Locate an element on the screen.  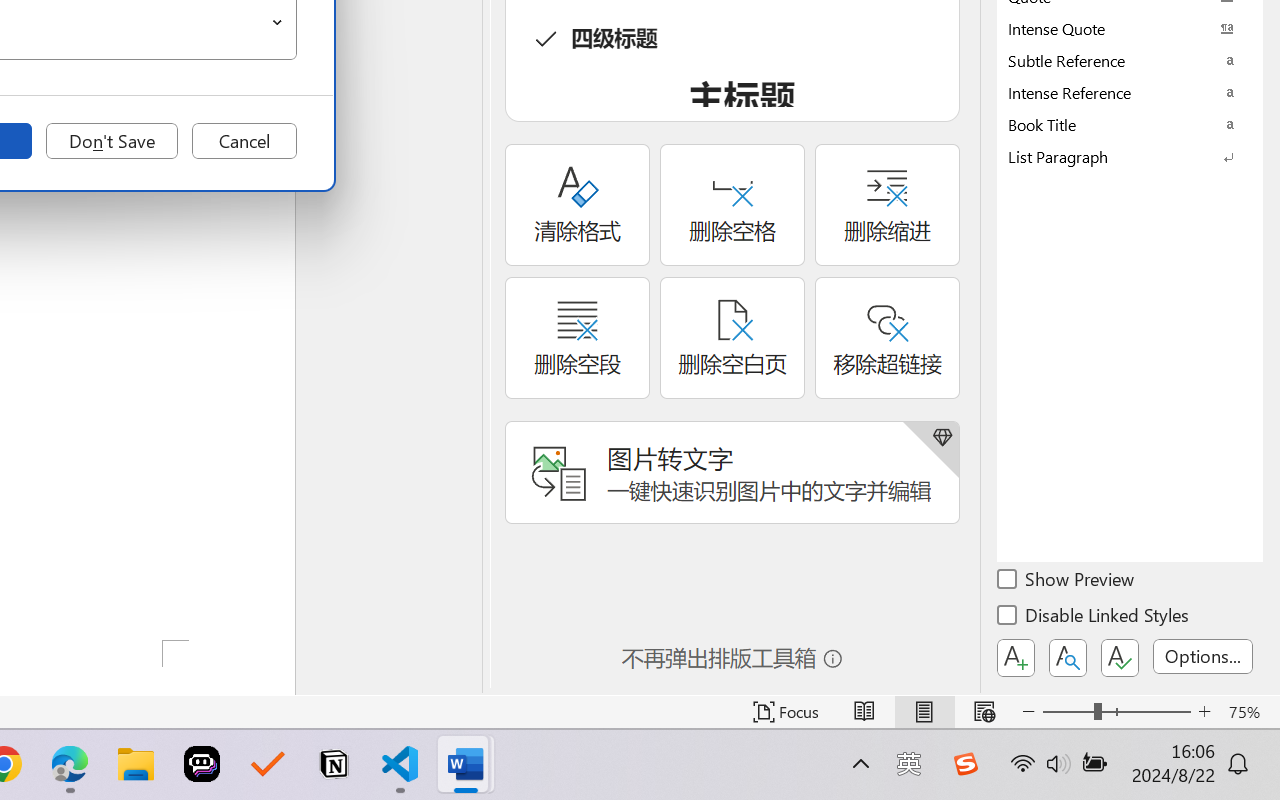
'Cancel' is located at coordinates (243, 141).